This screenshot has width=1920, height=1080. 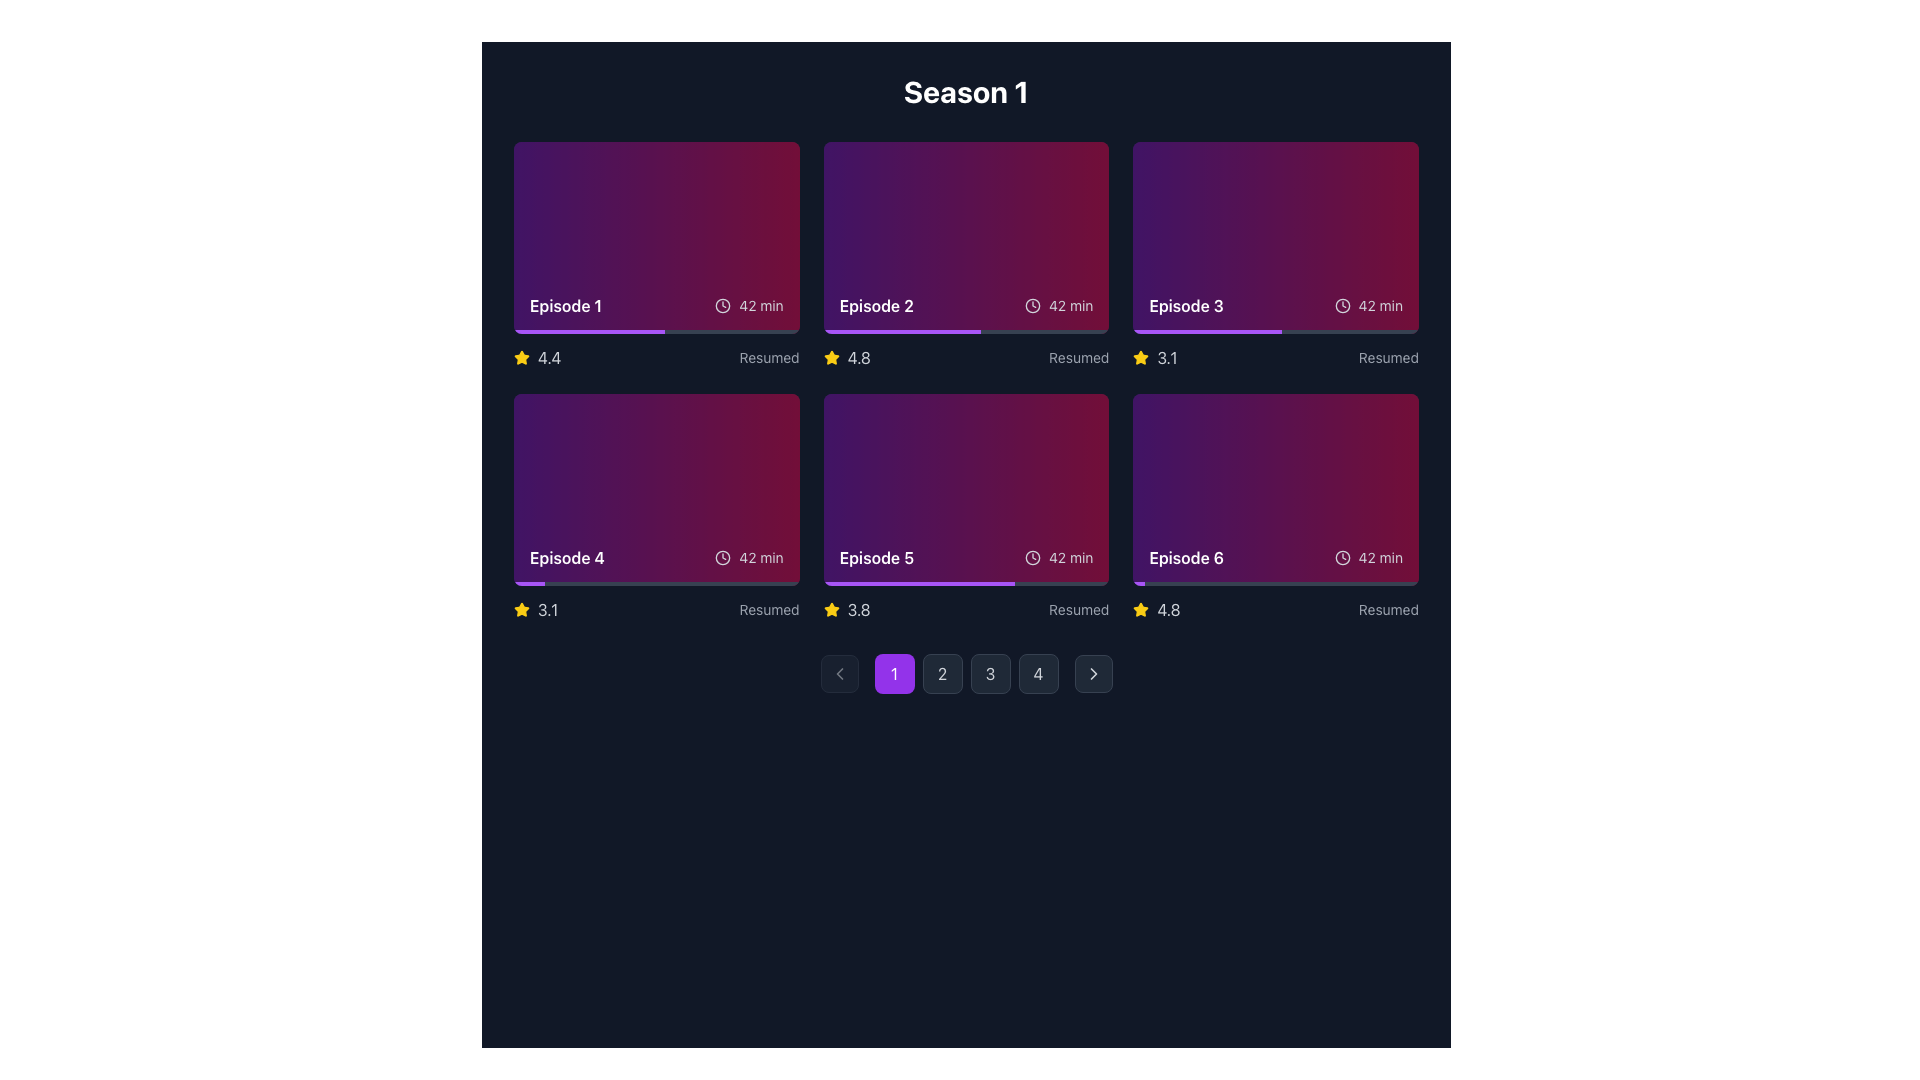 I want to click on the rating displayed on the label showing the numeric value for the episode, located in the bottom-left section of the 'Episode 4' card, next to a star icon, so click(x=1167, y=357).